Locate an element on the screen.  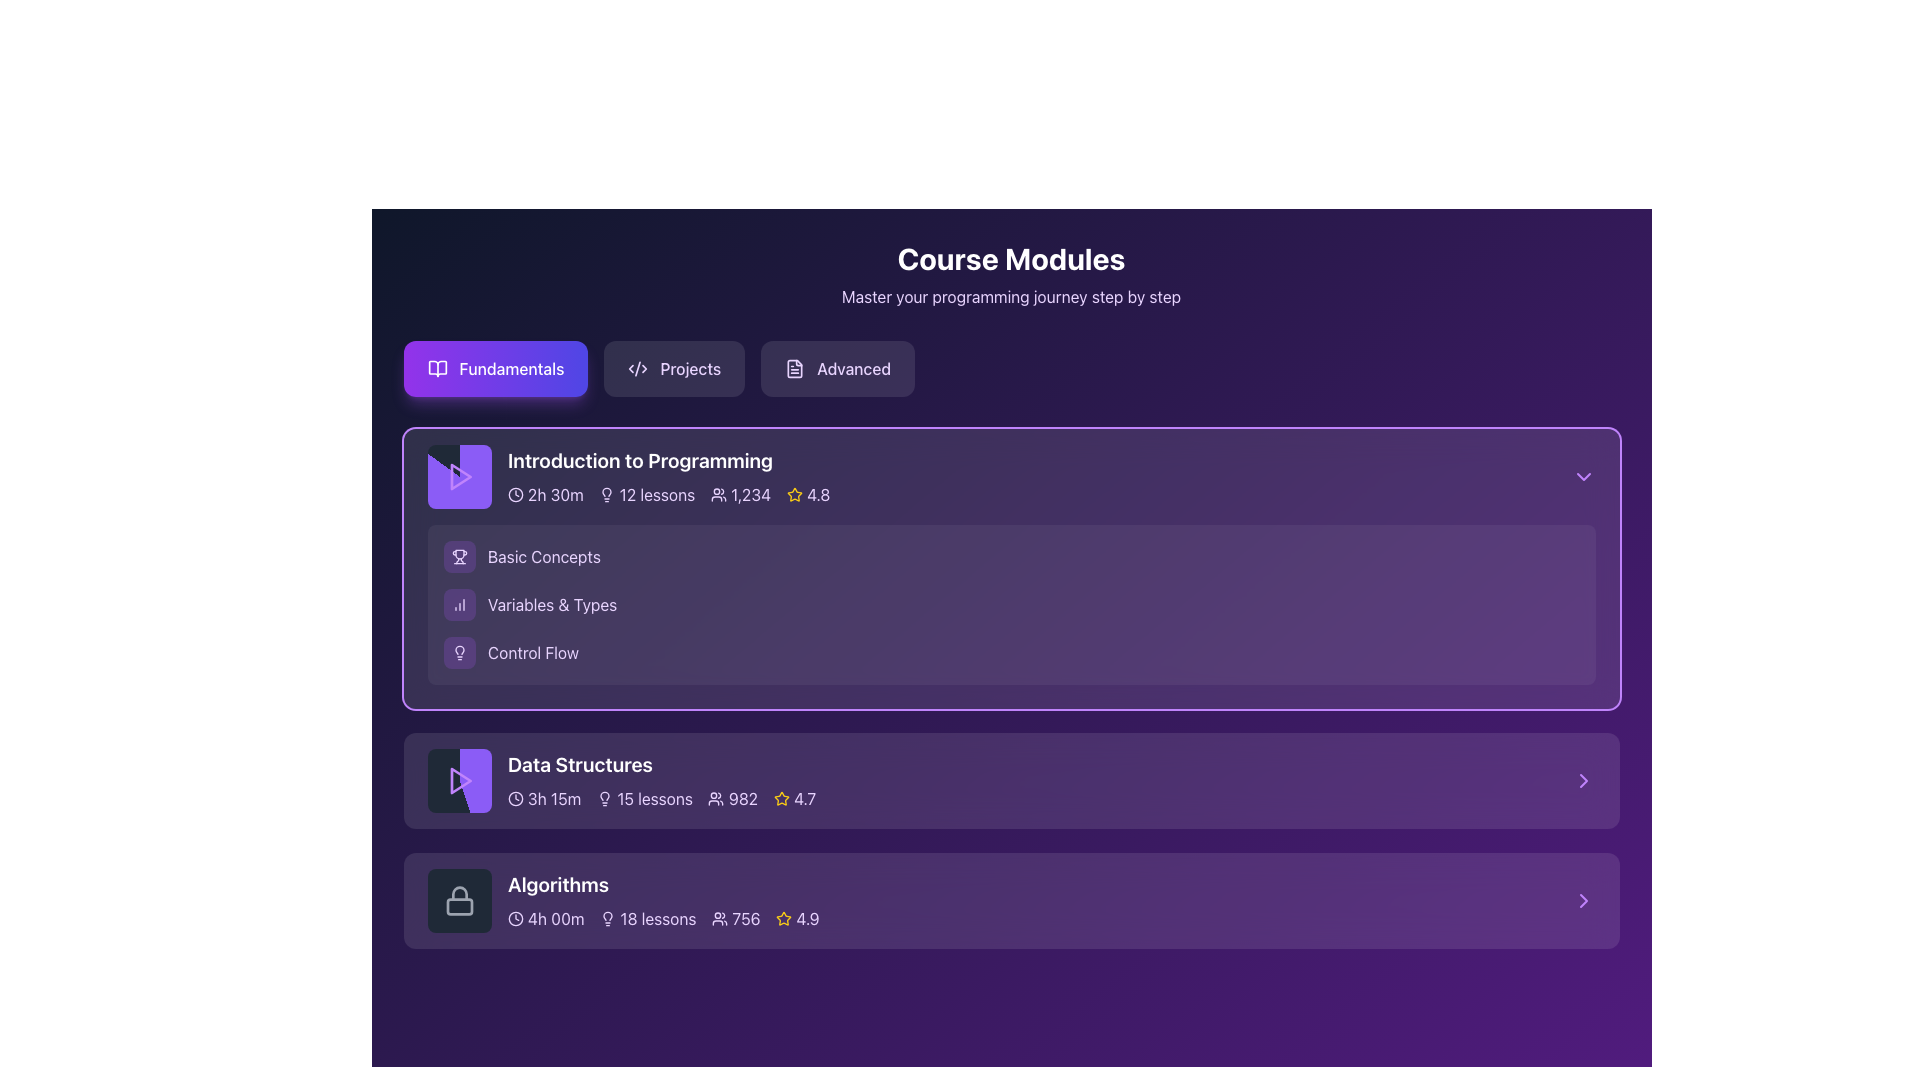
the 'Fundamentals' button, which is a rectangular button with rounded corners, featuring a gradient background from purple to indigo, an open book icon, and the text 'Fundamentals' in bold white font is located at coordinates (495, 369).